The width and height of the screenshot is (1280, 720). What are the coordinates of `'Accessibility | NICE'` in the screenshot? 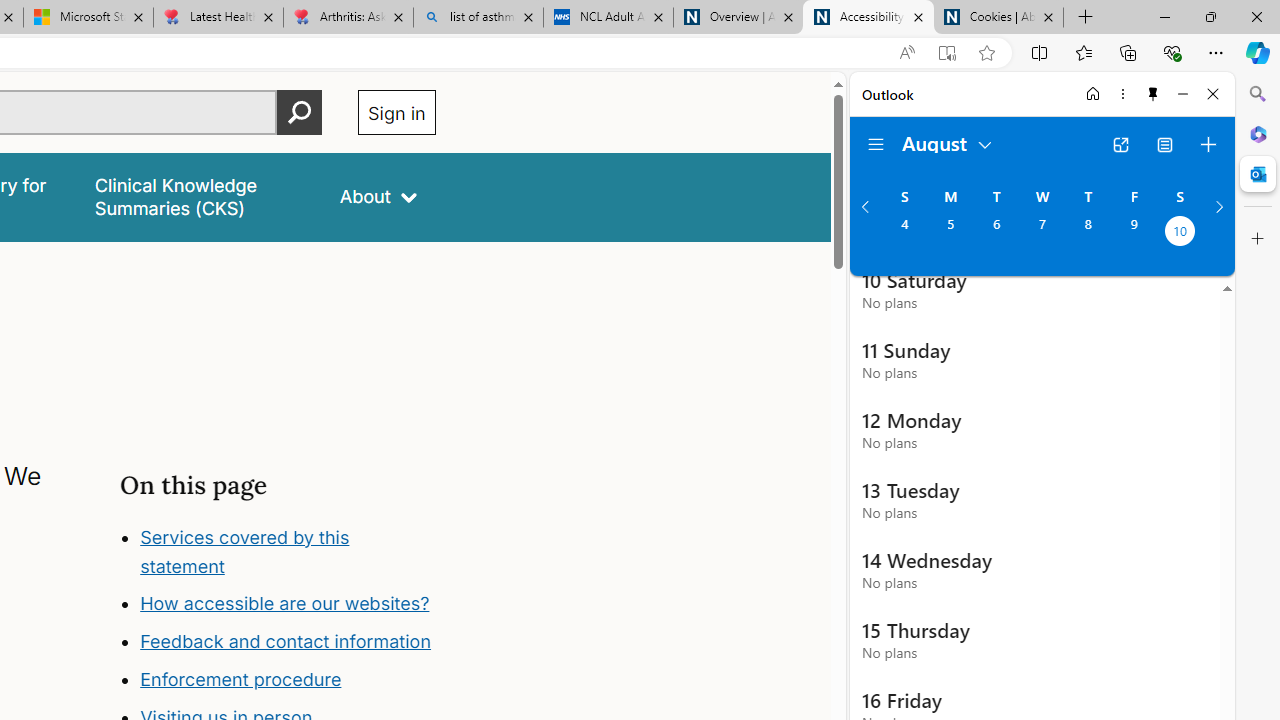 It's located at (868, 17).